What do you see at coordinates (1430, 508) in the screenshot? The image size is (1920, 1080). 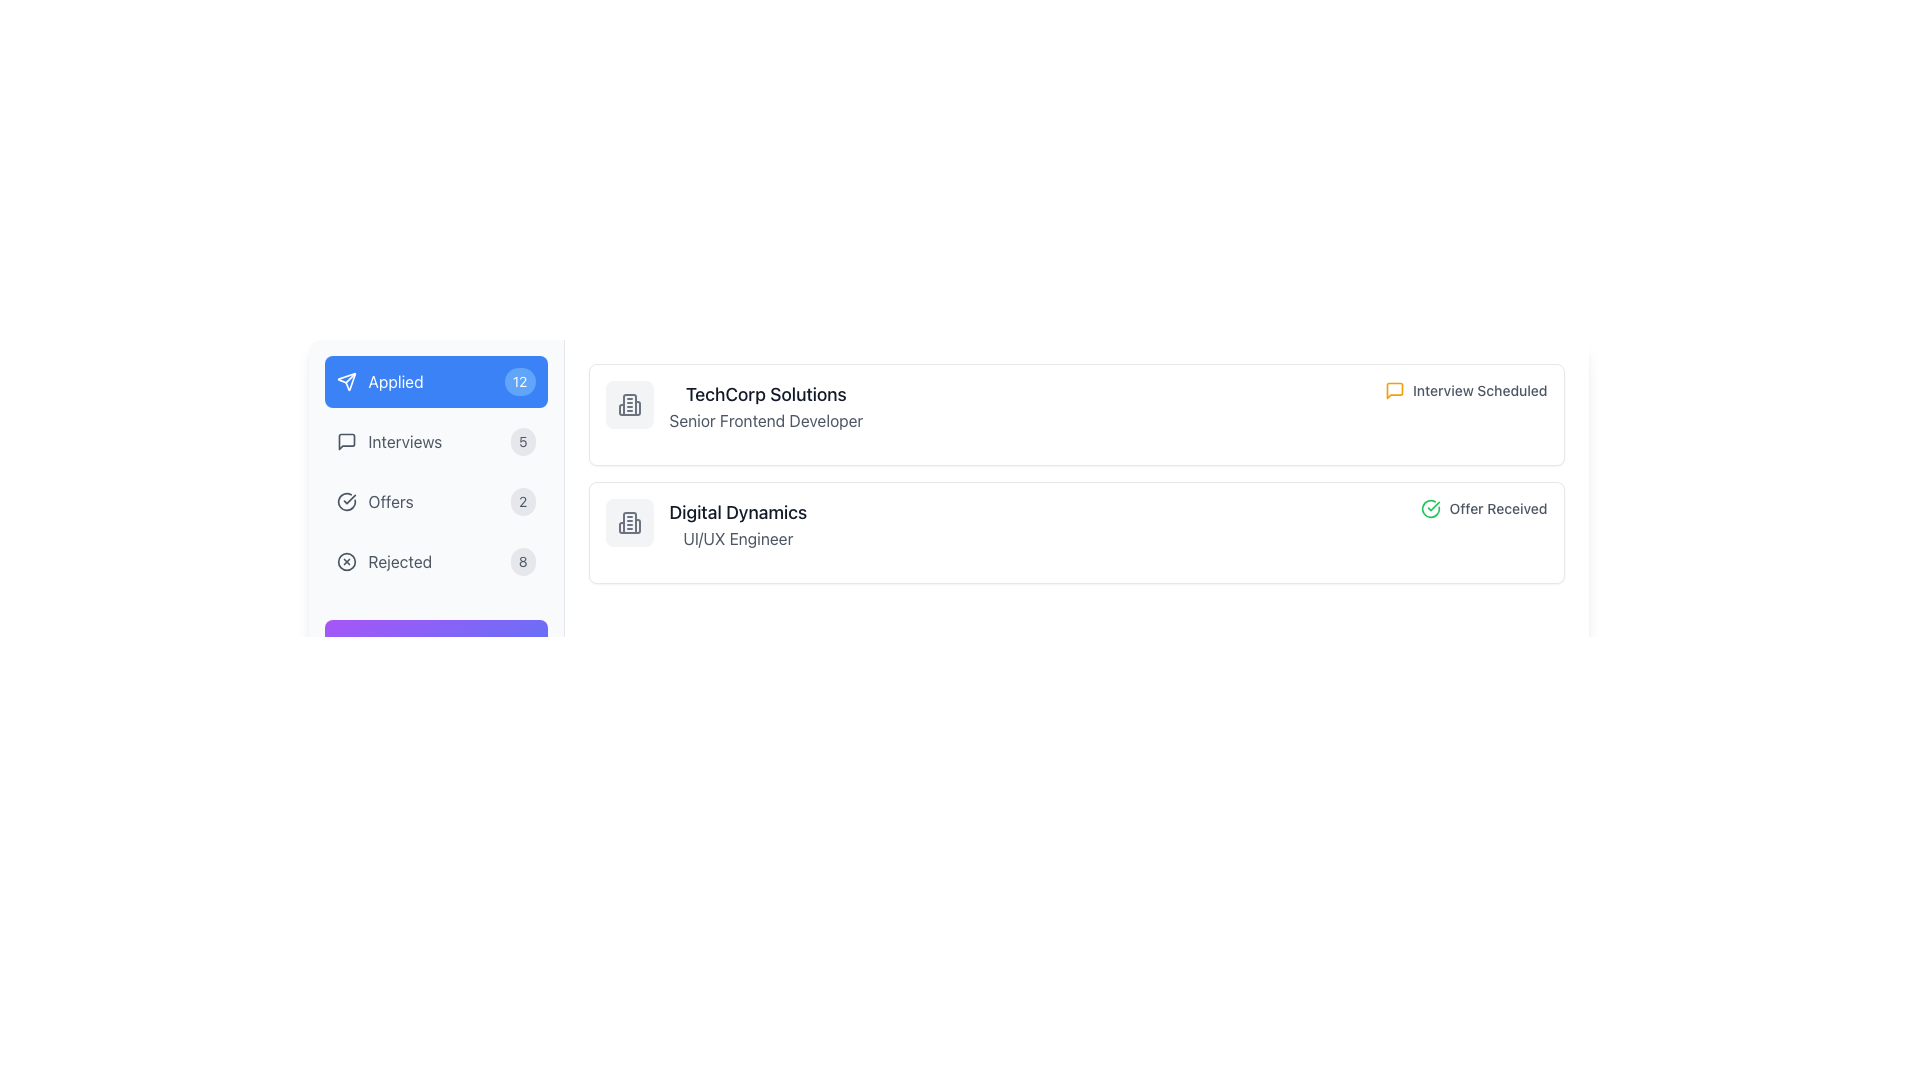 I see `the success status icon located to the left of the 'Offer Received' text as a visual indicator of completion` at bounding box center [1430, 508].